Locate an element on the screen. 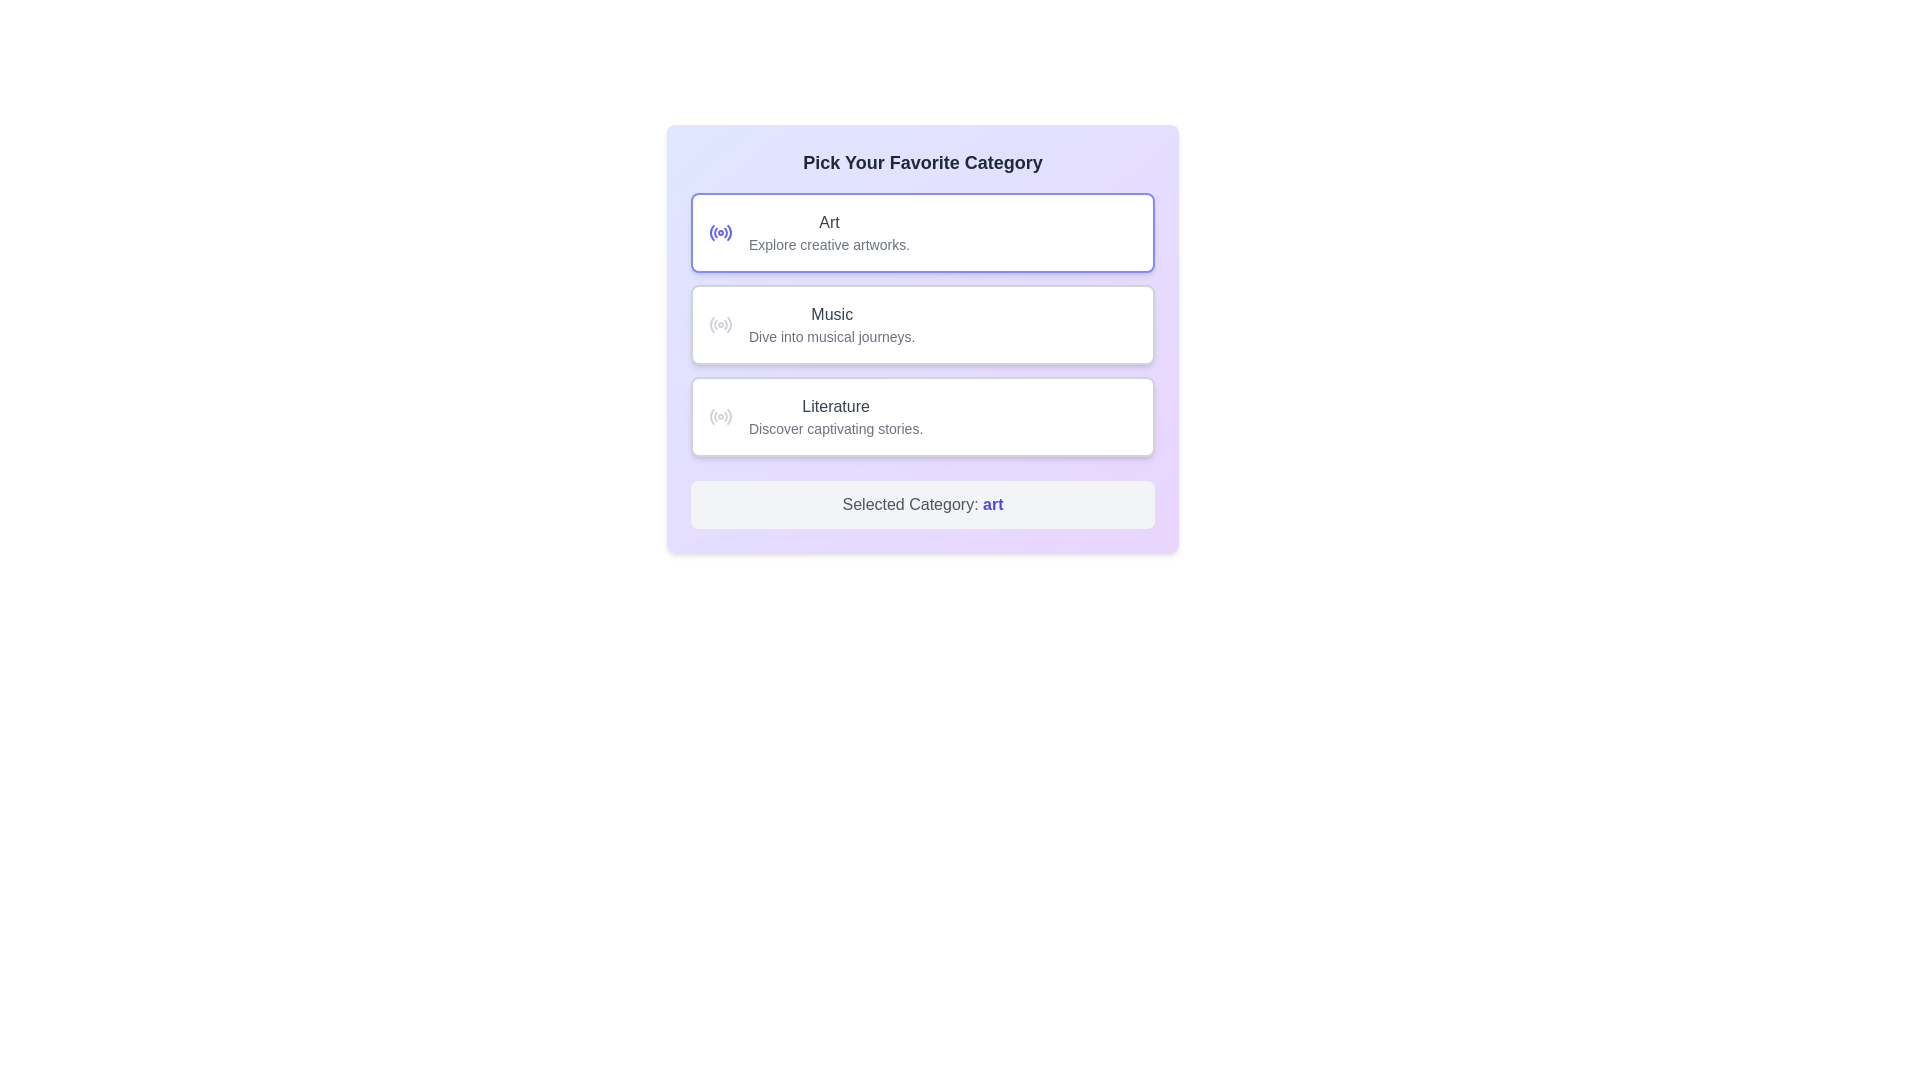  the text display that reads 'Selected Category: art', which features a medium-weight gray font with the word 'art' in bold indigo, located near the bottom center of the category selection panel is located at coordinates (921, 504).